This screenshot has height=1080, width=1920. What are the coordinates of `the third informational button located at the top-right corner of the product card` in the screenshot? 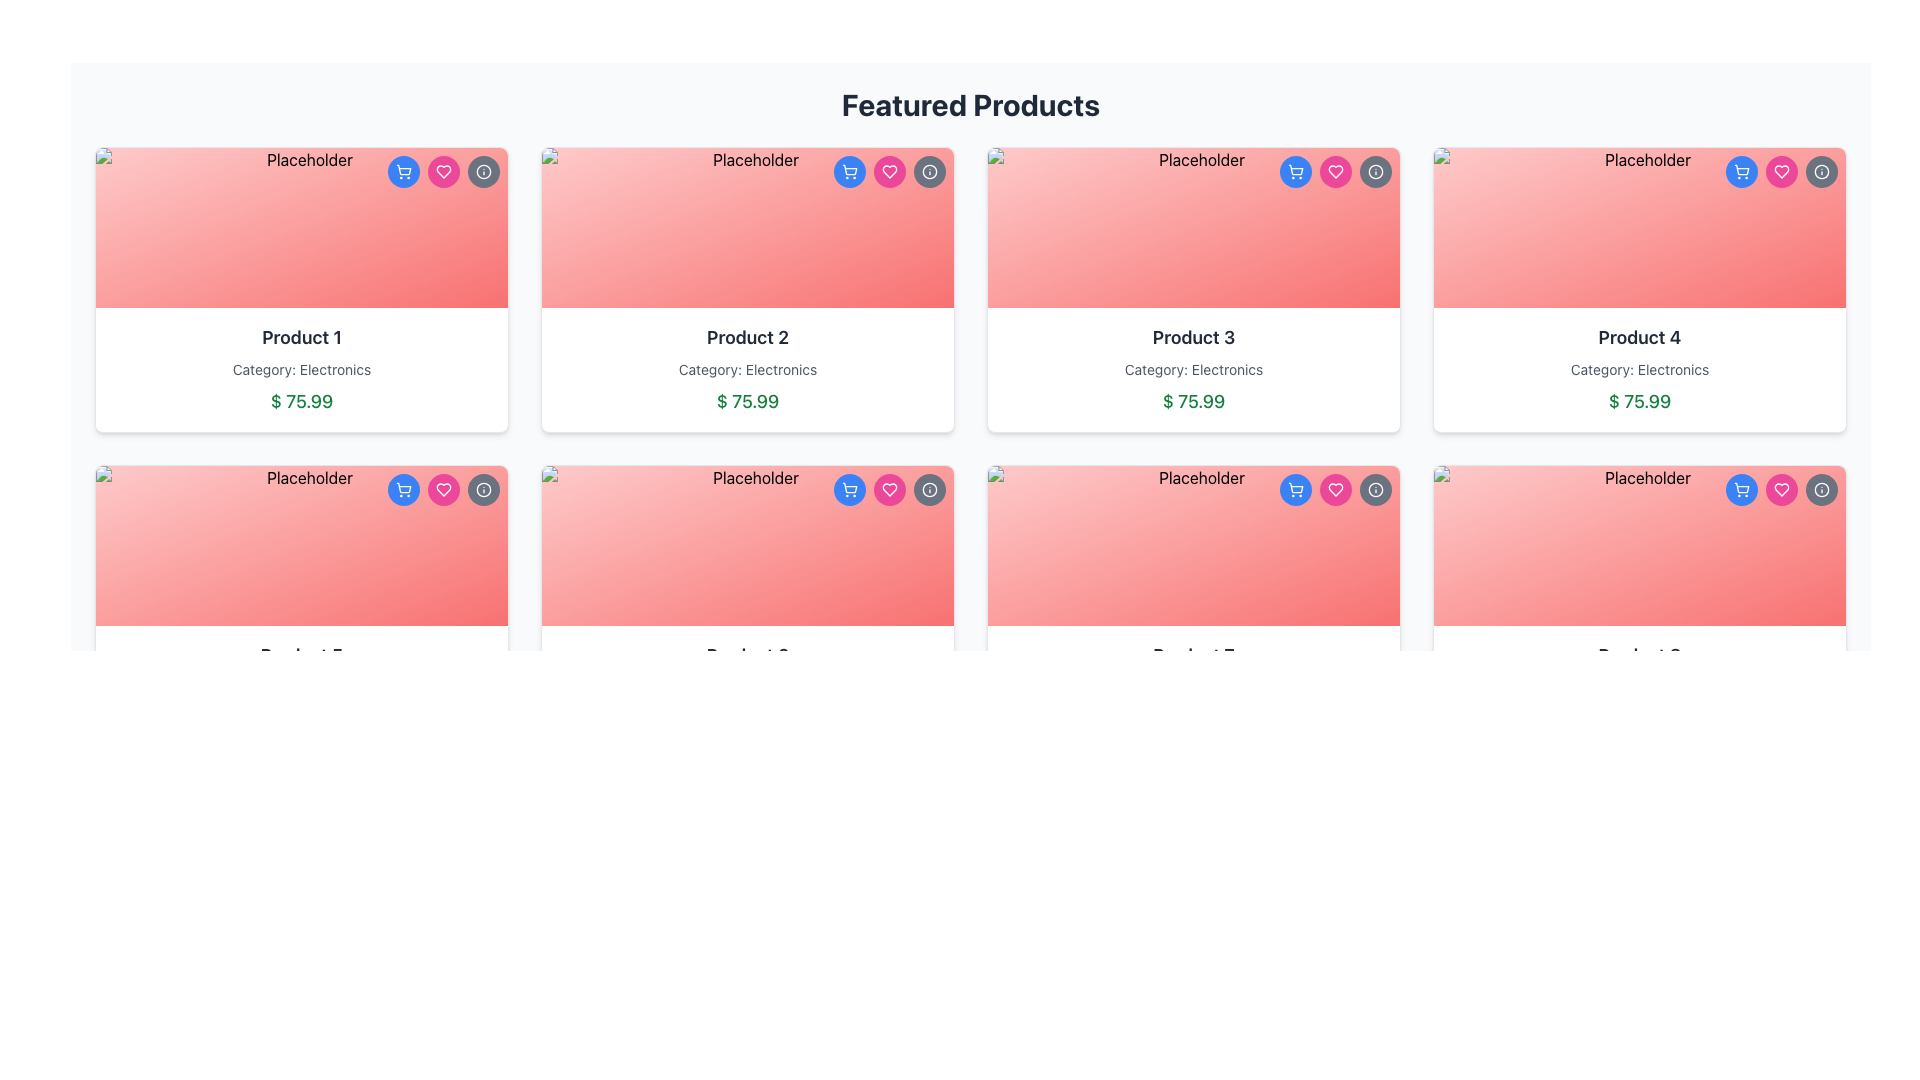 It's located at (929, 489).